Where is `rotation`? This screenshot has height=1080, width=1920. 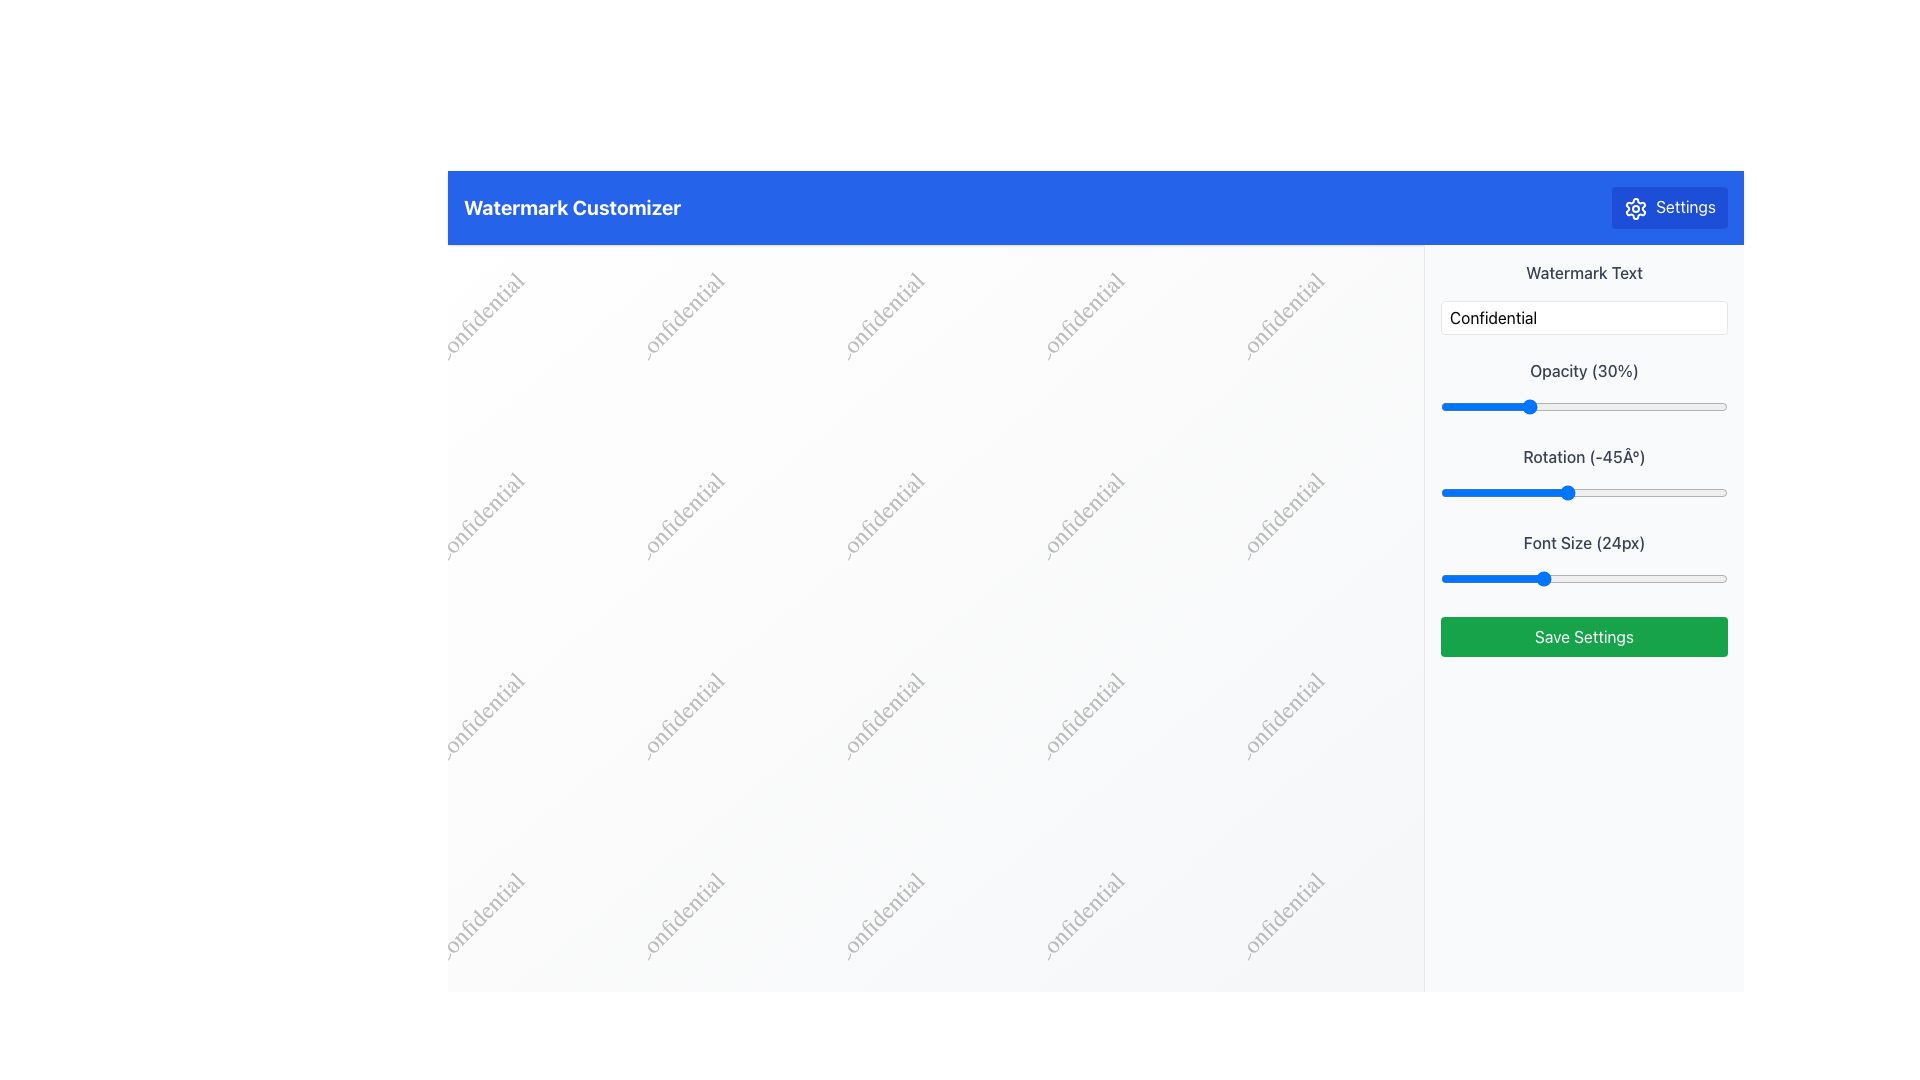 rotation is located at coordinates (1517, 492).